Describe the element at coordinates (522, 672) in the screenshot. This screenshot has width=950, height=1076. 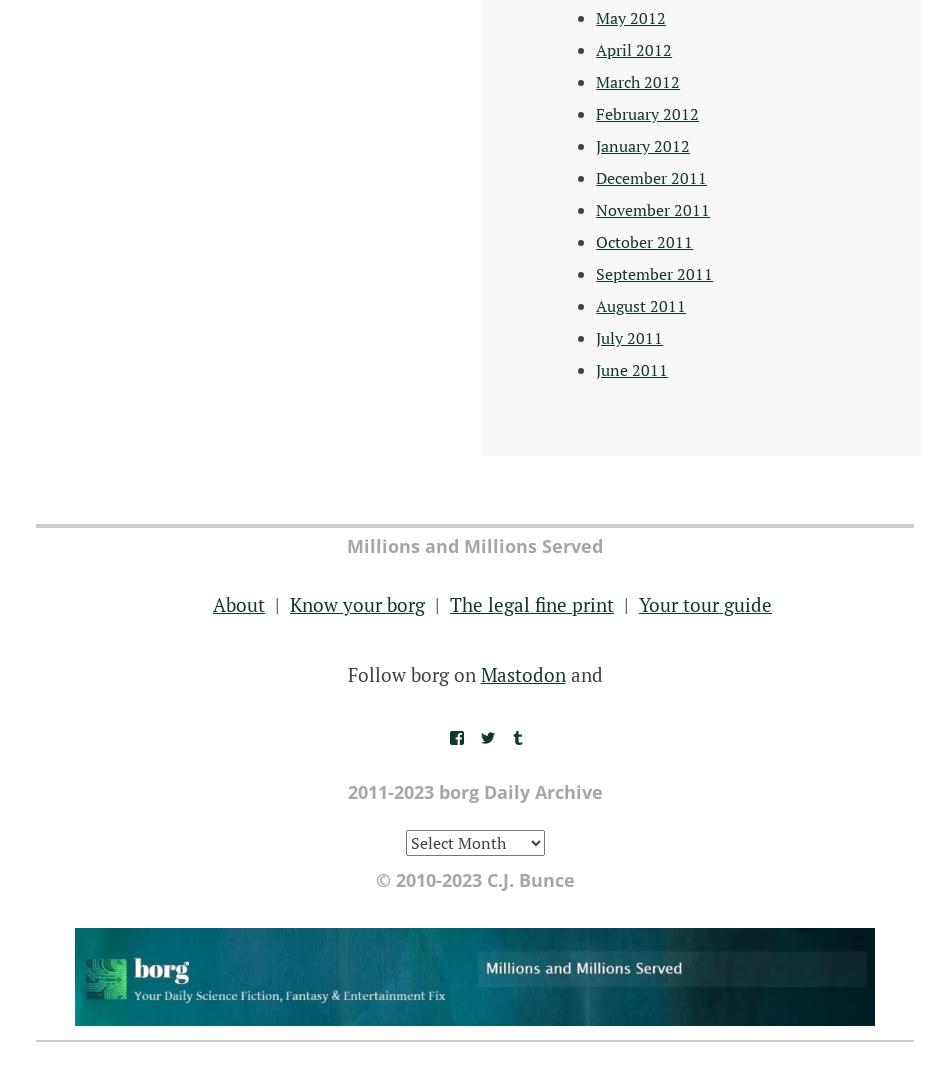
I see `'Mastodon'` at that location.